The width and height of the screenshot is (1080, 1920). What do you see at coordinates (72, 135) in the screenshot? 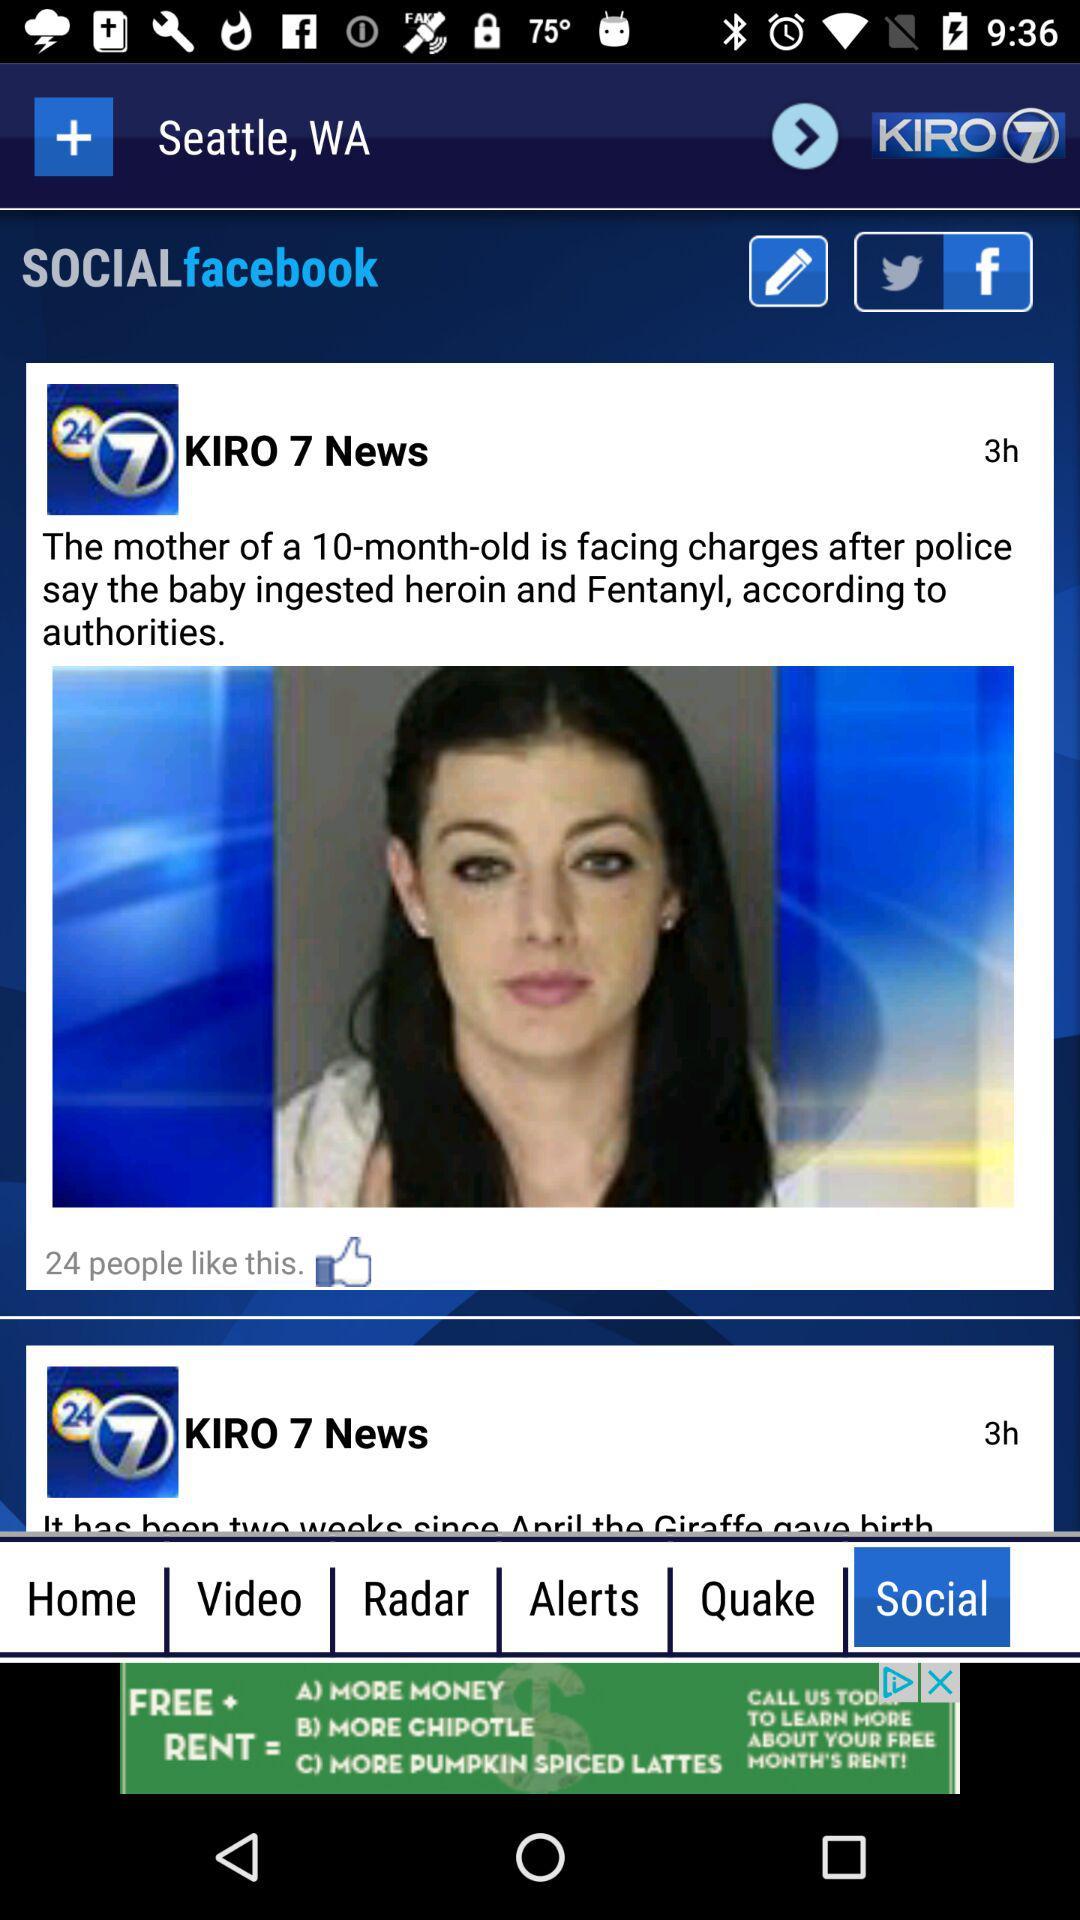
I see `open menu` at bounding box center [72, 135].